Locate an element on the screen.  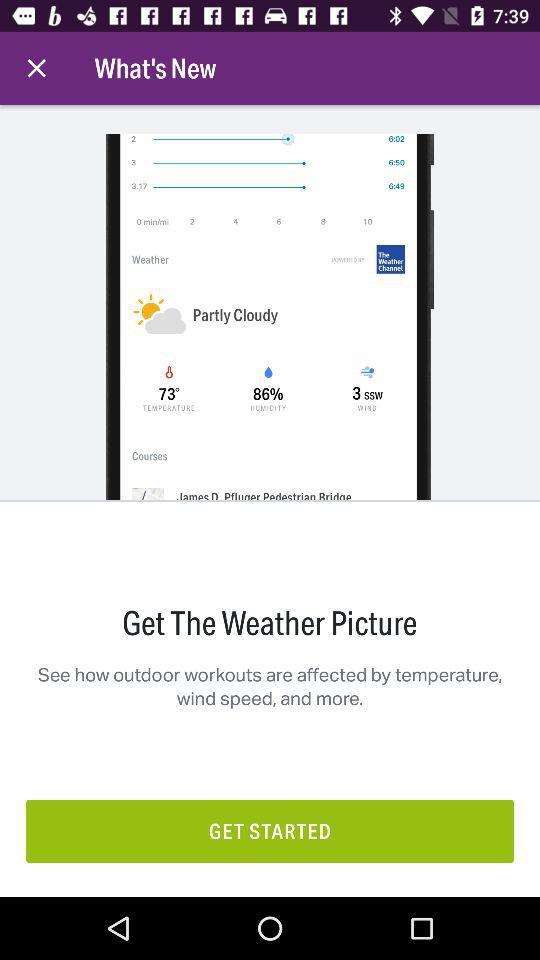
the get started icon is located at coordinates (270, 831).